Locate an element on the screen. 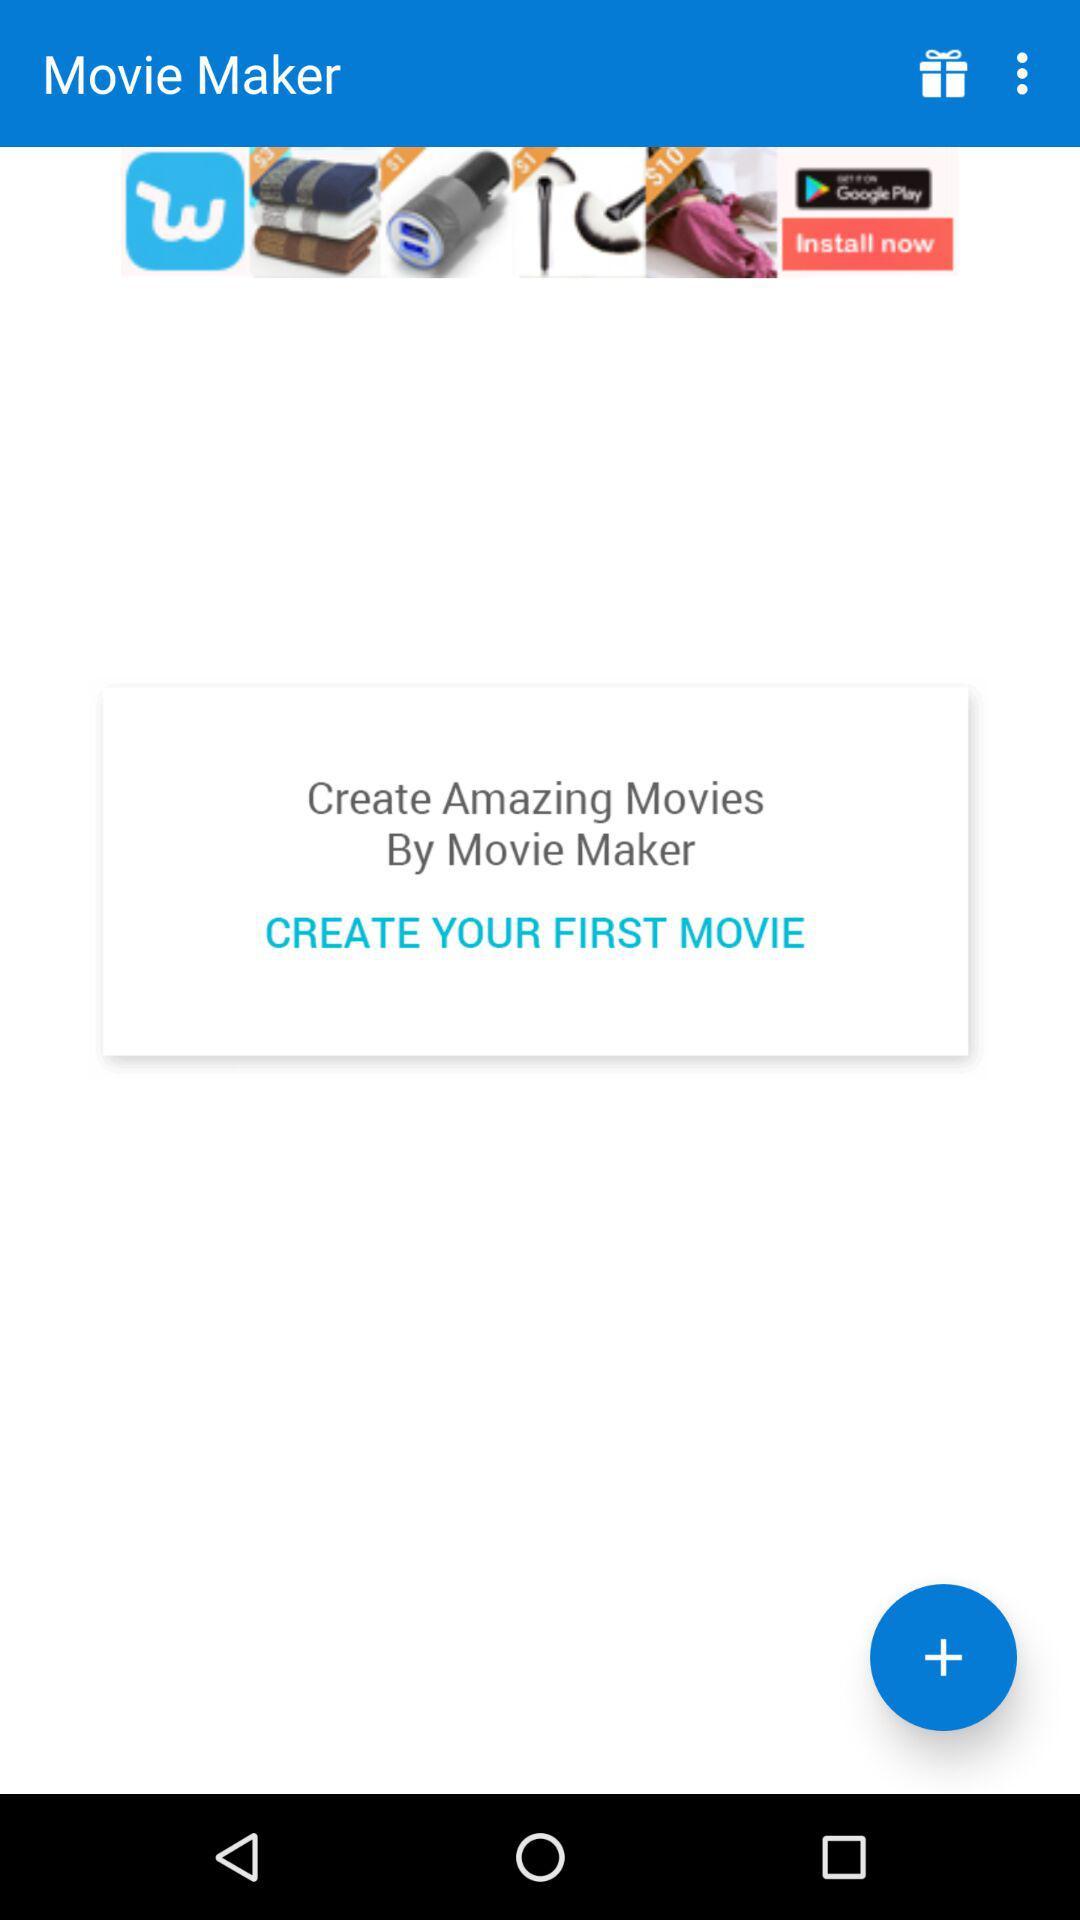 This screenshot has width=1080, height=1920. selection is located at coordinates (943, 1657).